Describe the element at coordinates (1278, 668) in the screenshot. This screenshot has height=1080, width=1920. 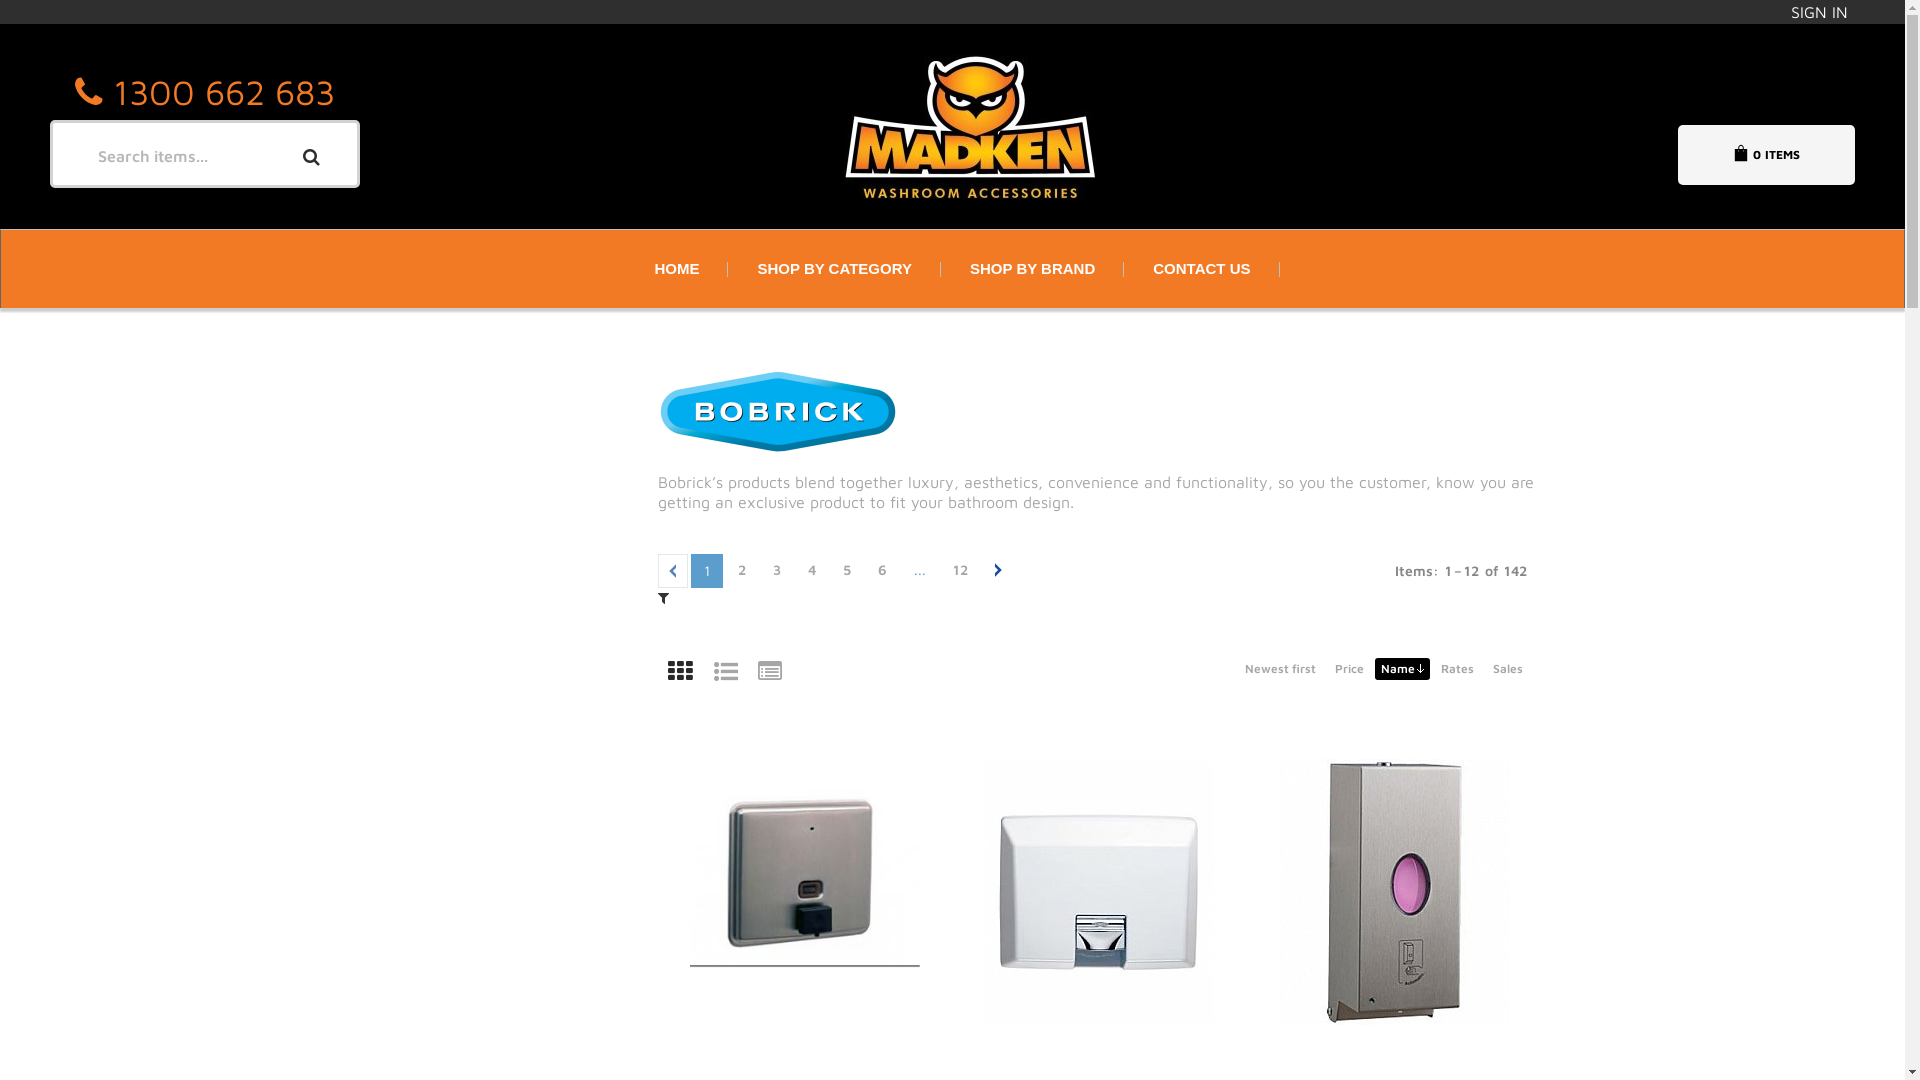
I see `'Newest first'` at that location.